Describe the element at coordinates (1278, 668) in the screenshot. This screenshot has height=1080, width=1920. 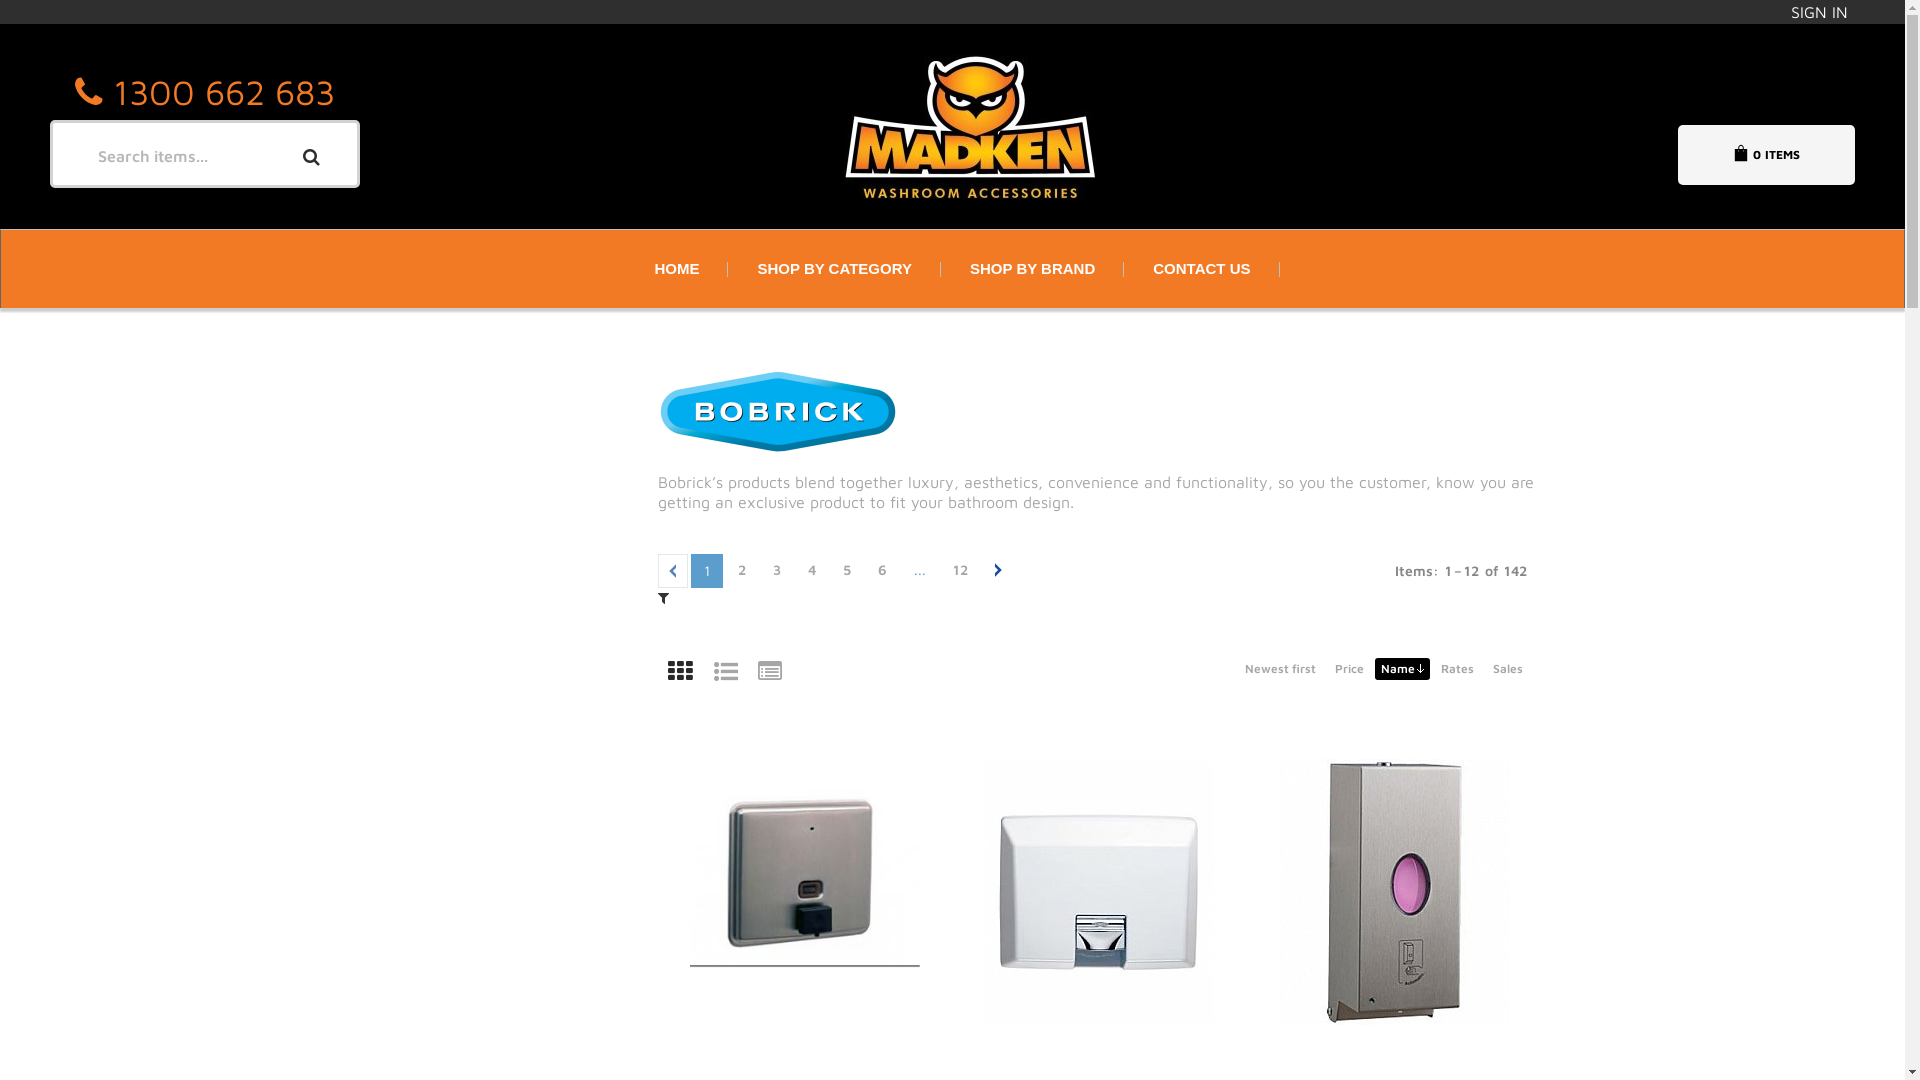
I see `'Newest first'` at that location.